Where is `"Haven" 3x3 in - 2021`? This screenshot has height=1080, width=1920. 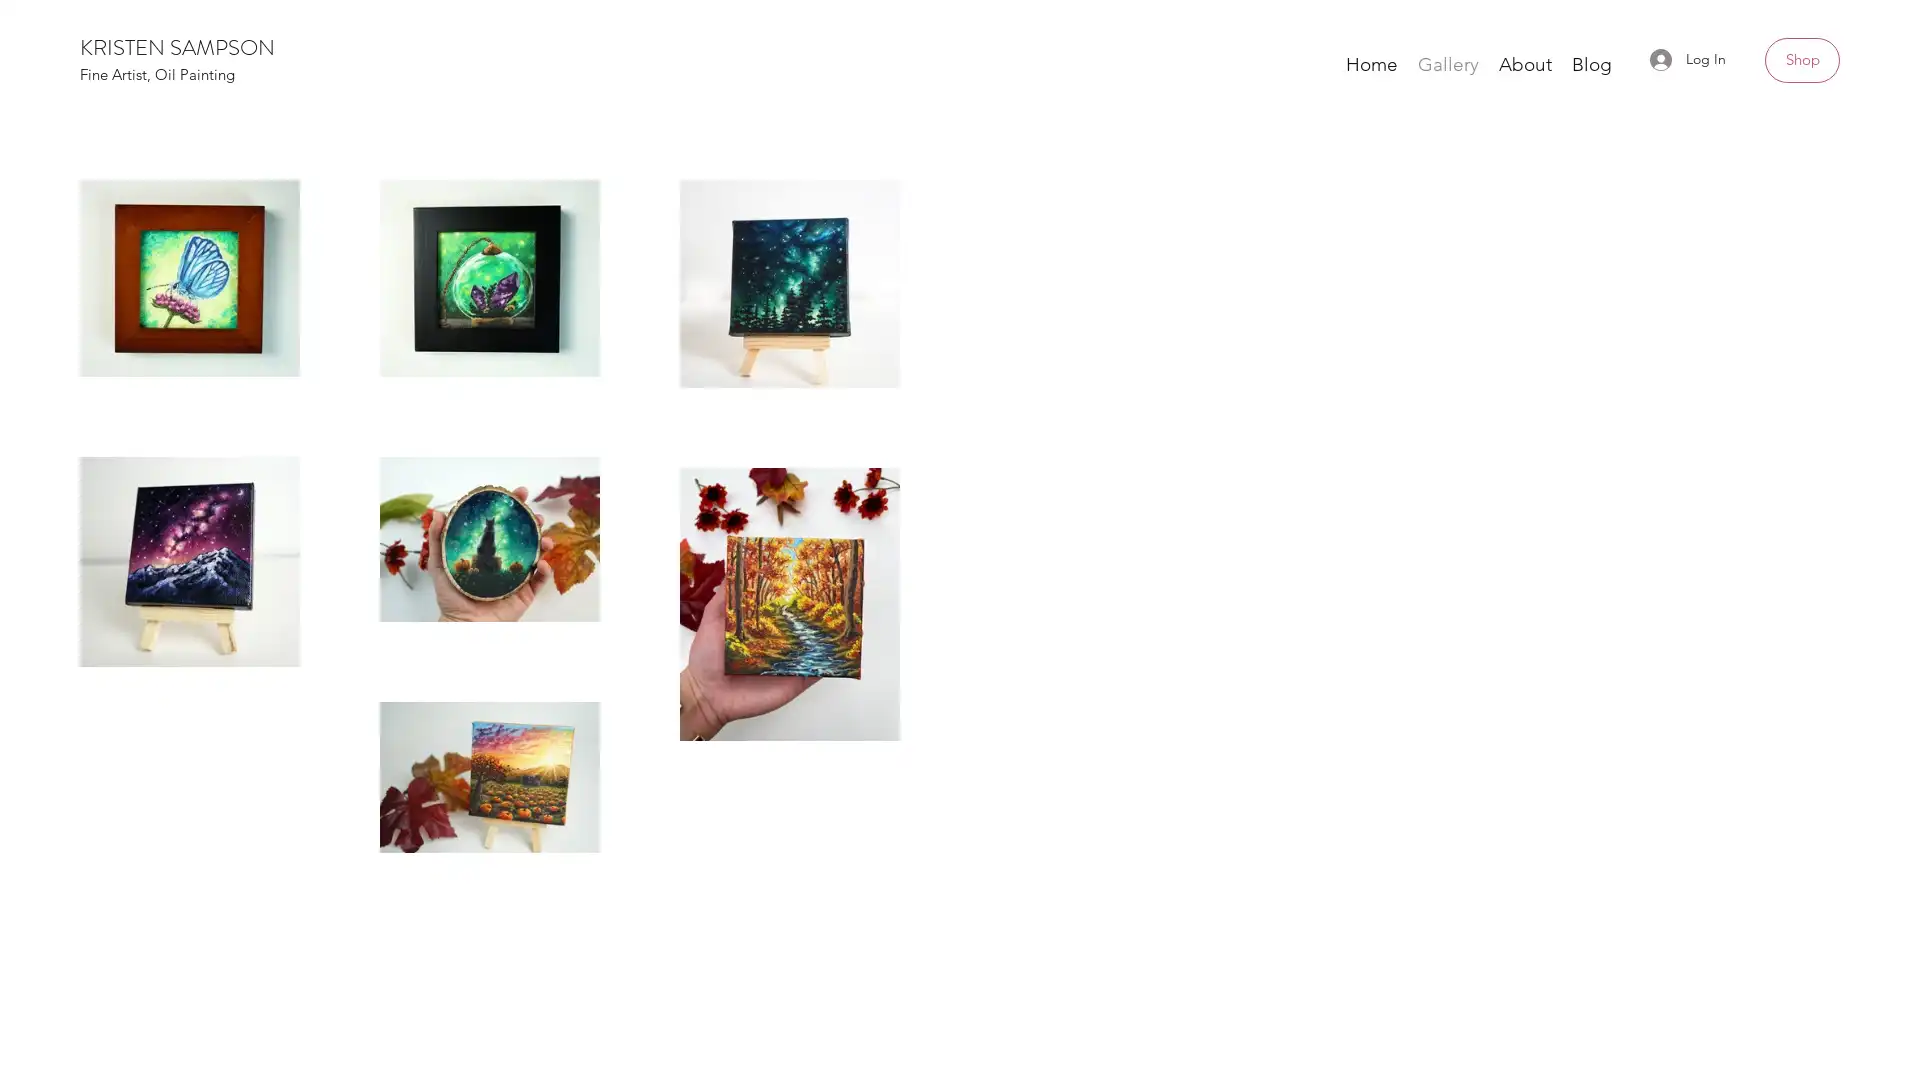 "Haven" 3x3 in - 2021 is located at coordinates (346, 417).